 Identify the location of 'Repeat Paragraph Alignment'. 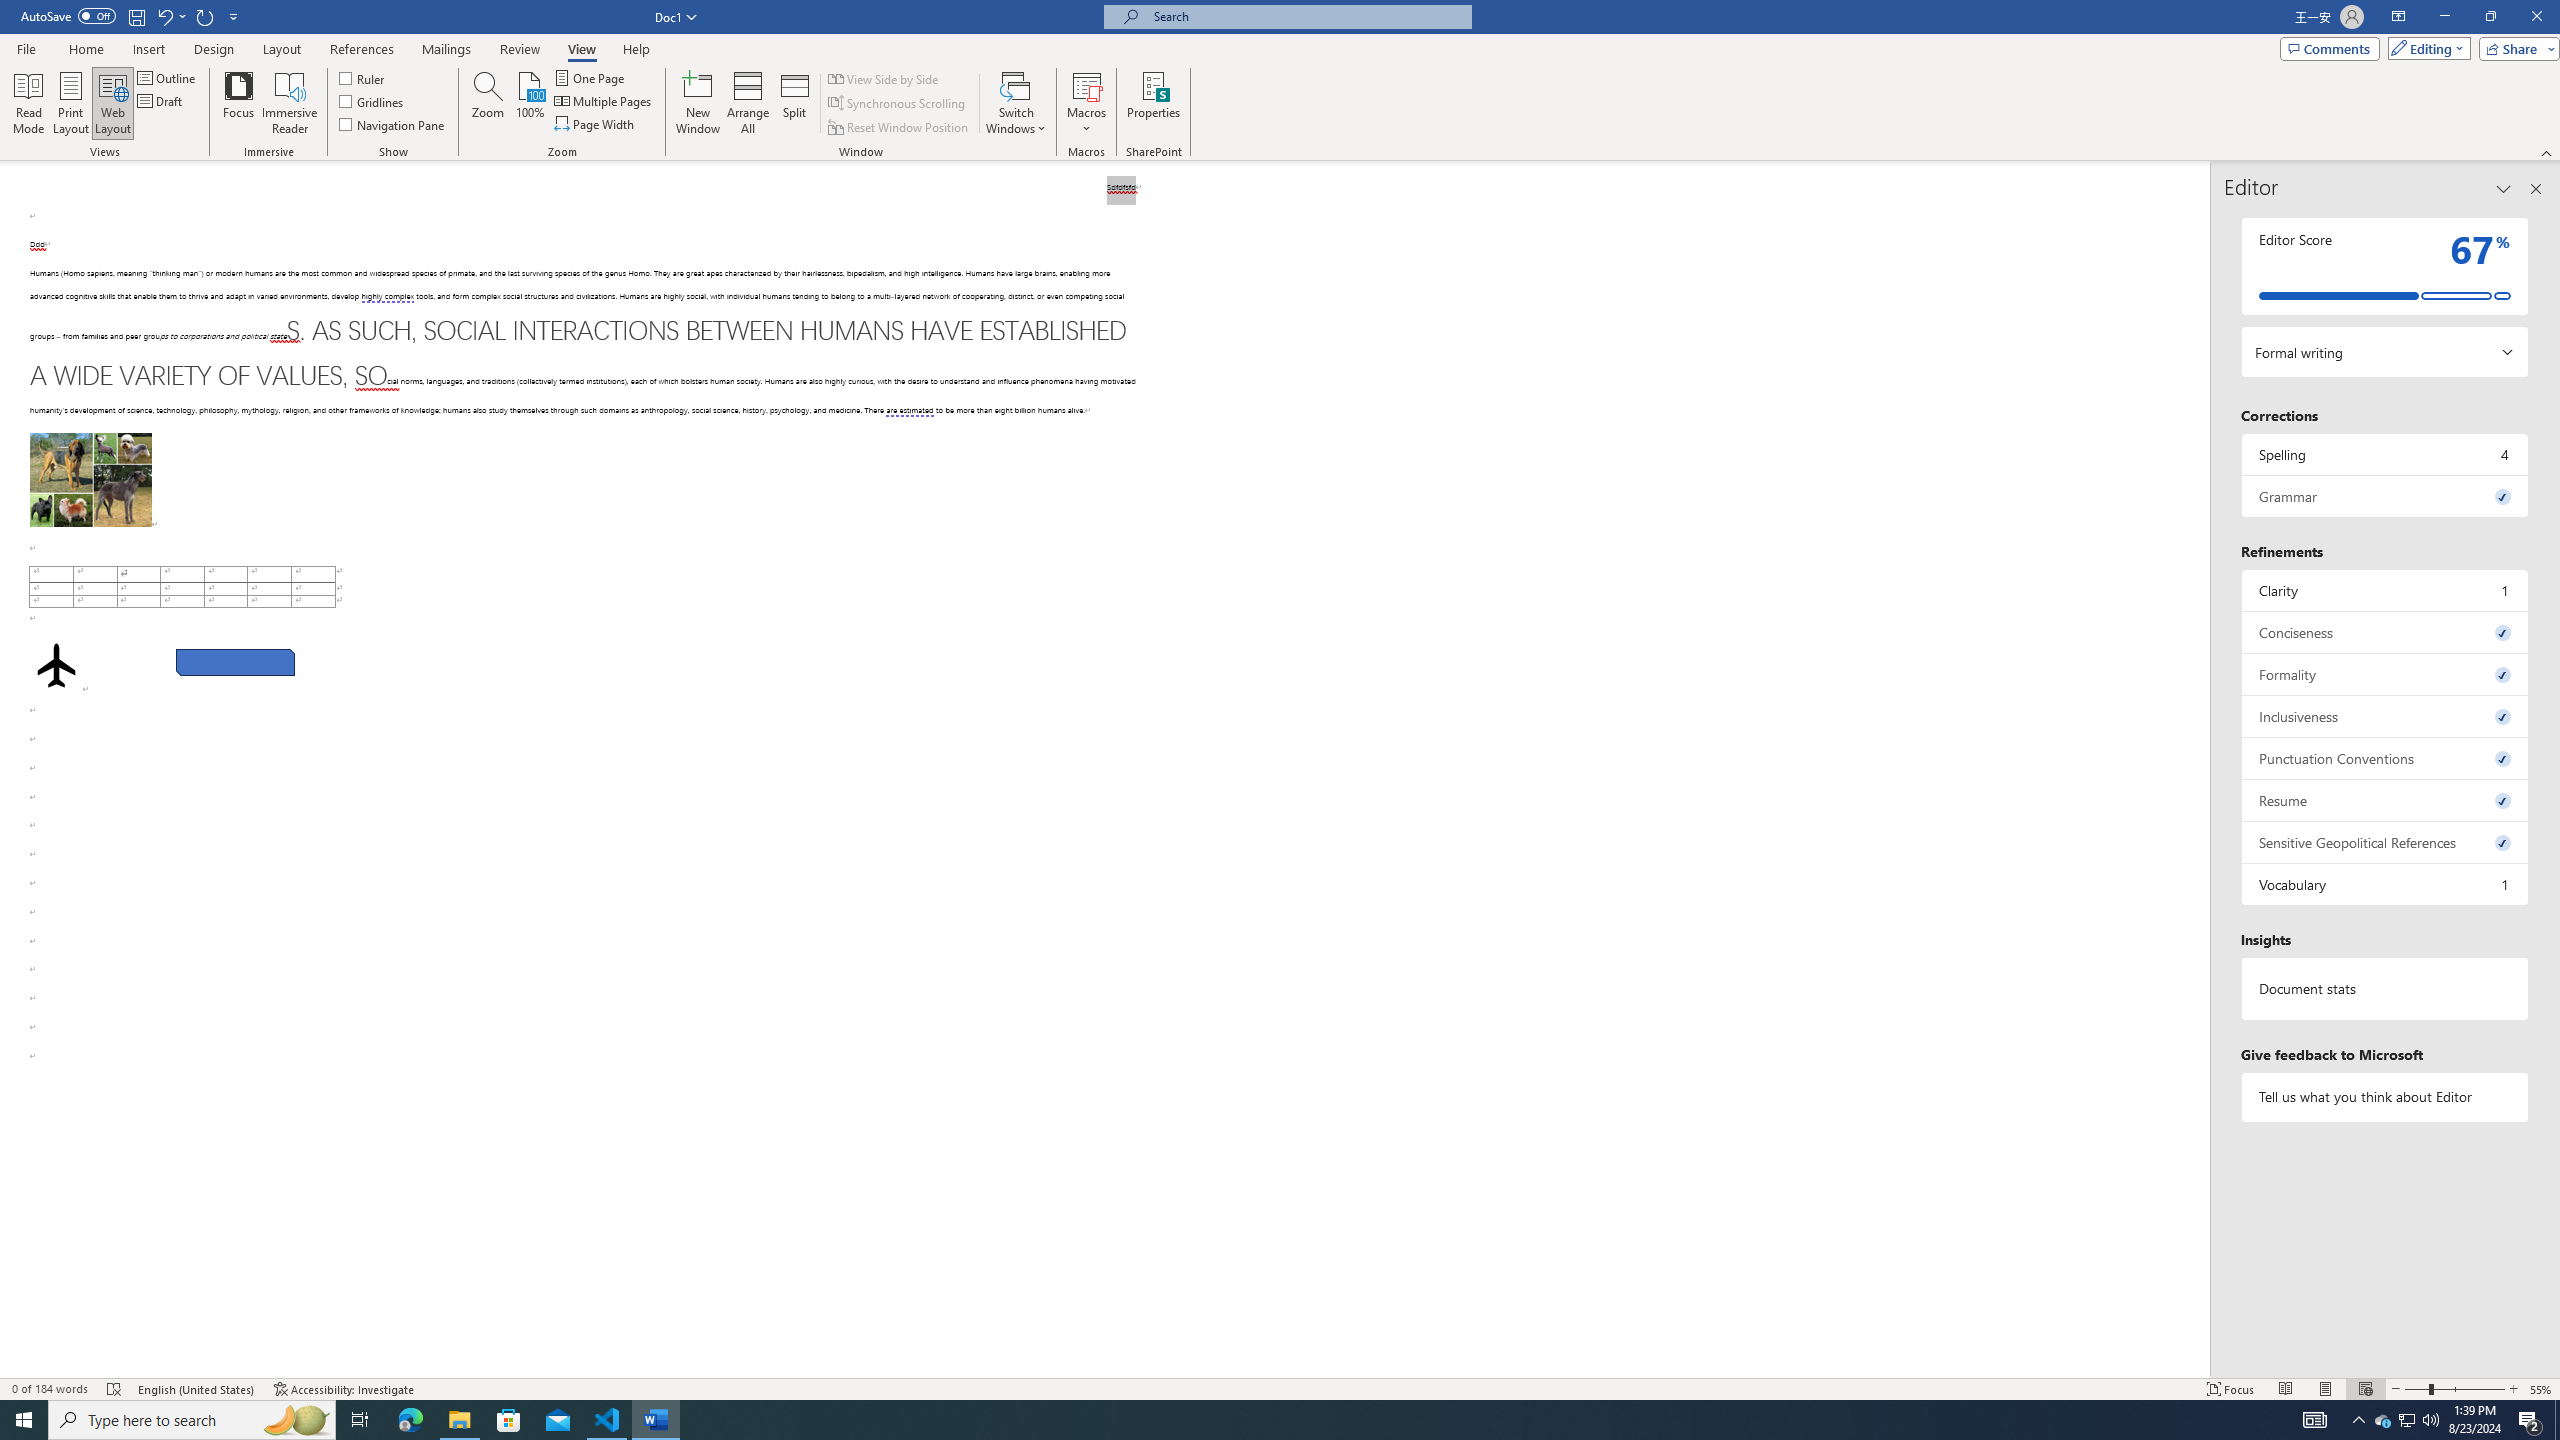
(205, 15).